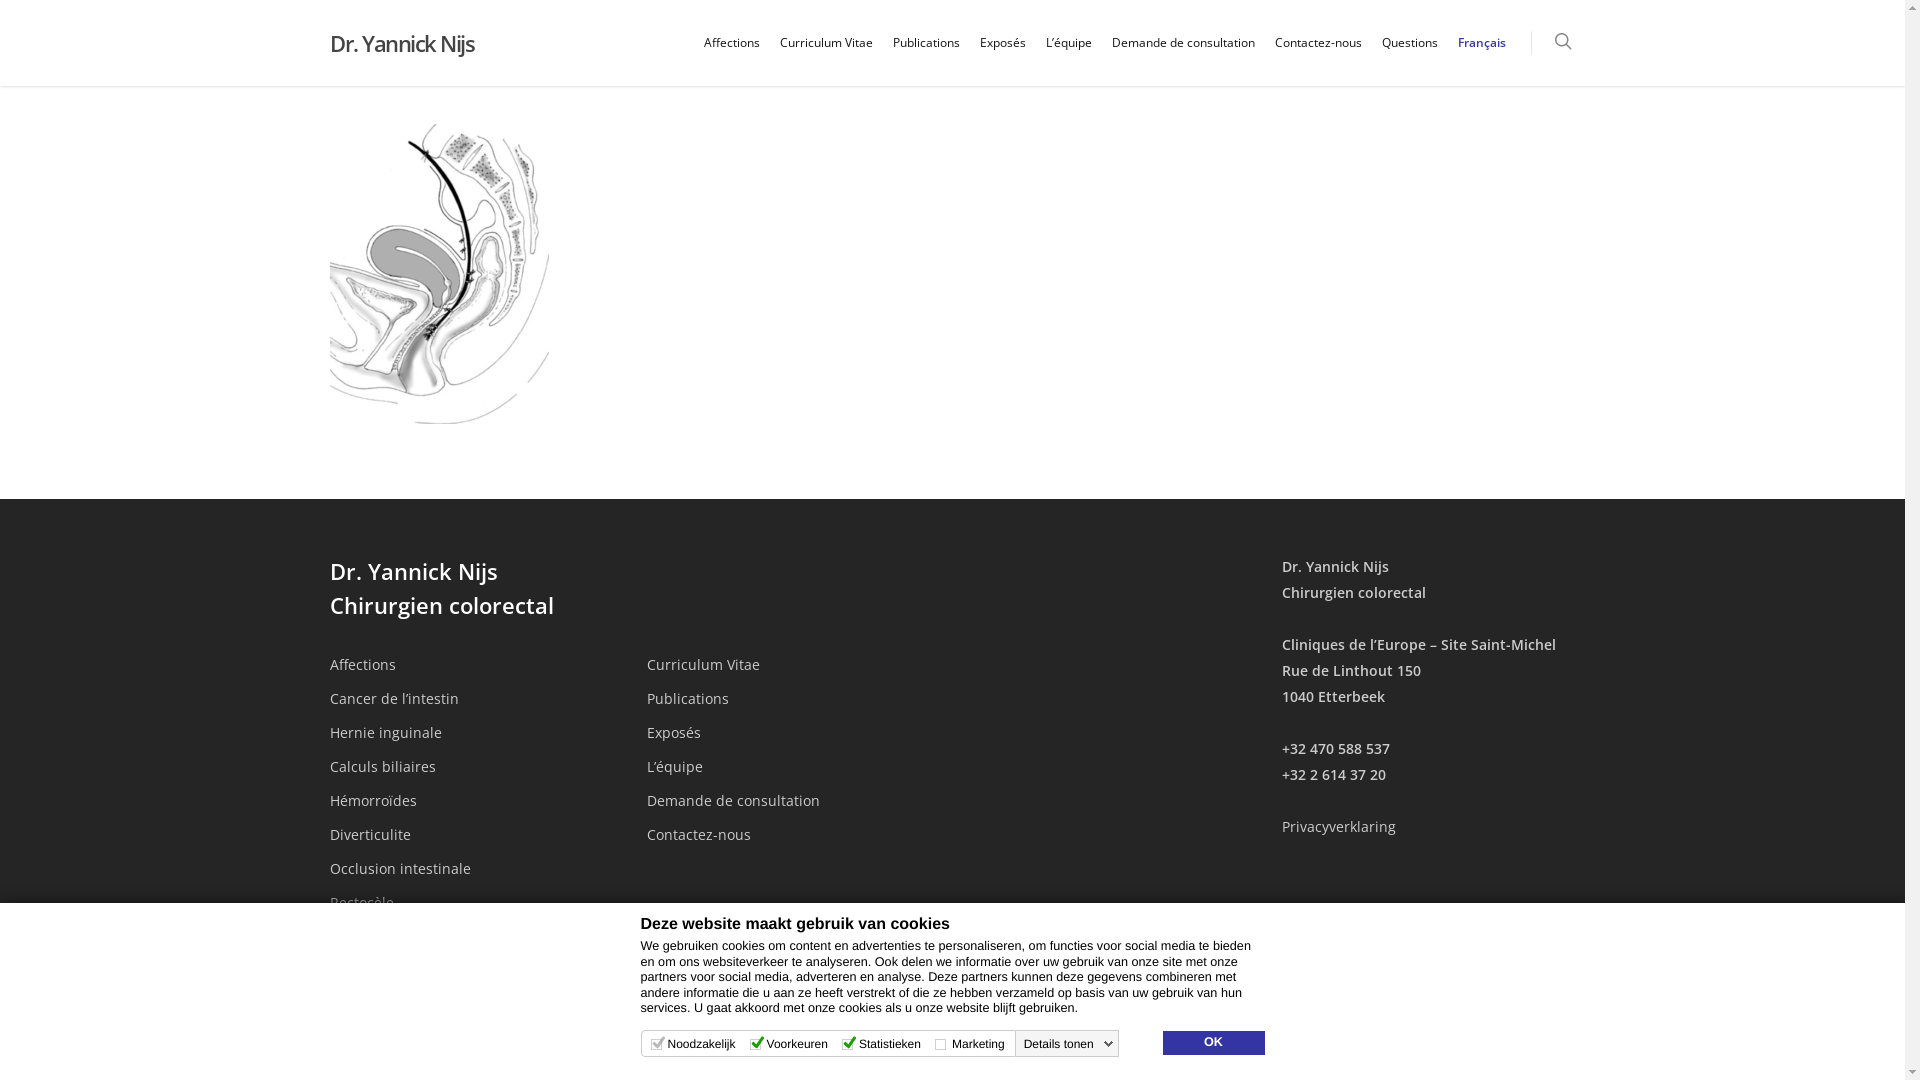 The width and height of the screenshot is (1920, 1080). What do you see at coordinates (1409, 56) in the screenshot?
I see `'Questions'` at bounding box center [1409, 56].